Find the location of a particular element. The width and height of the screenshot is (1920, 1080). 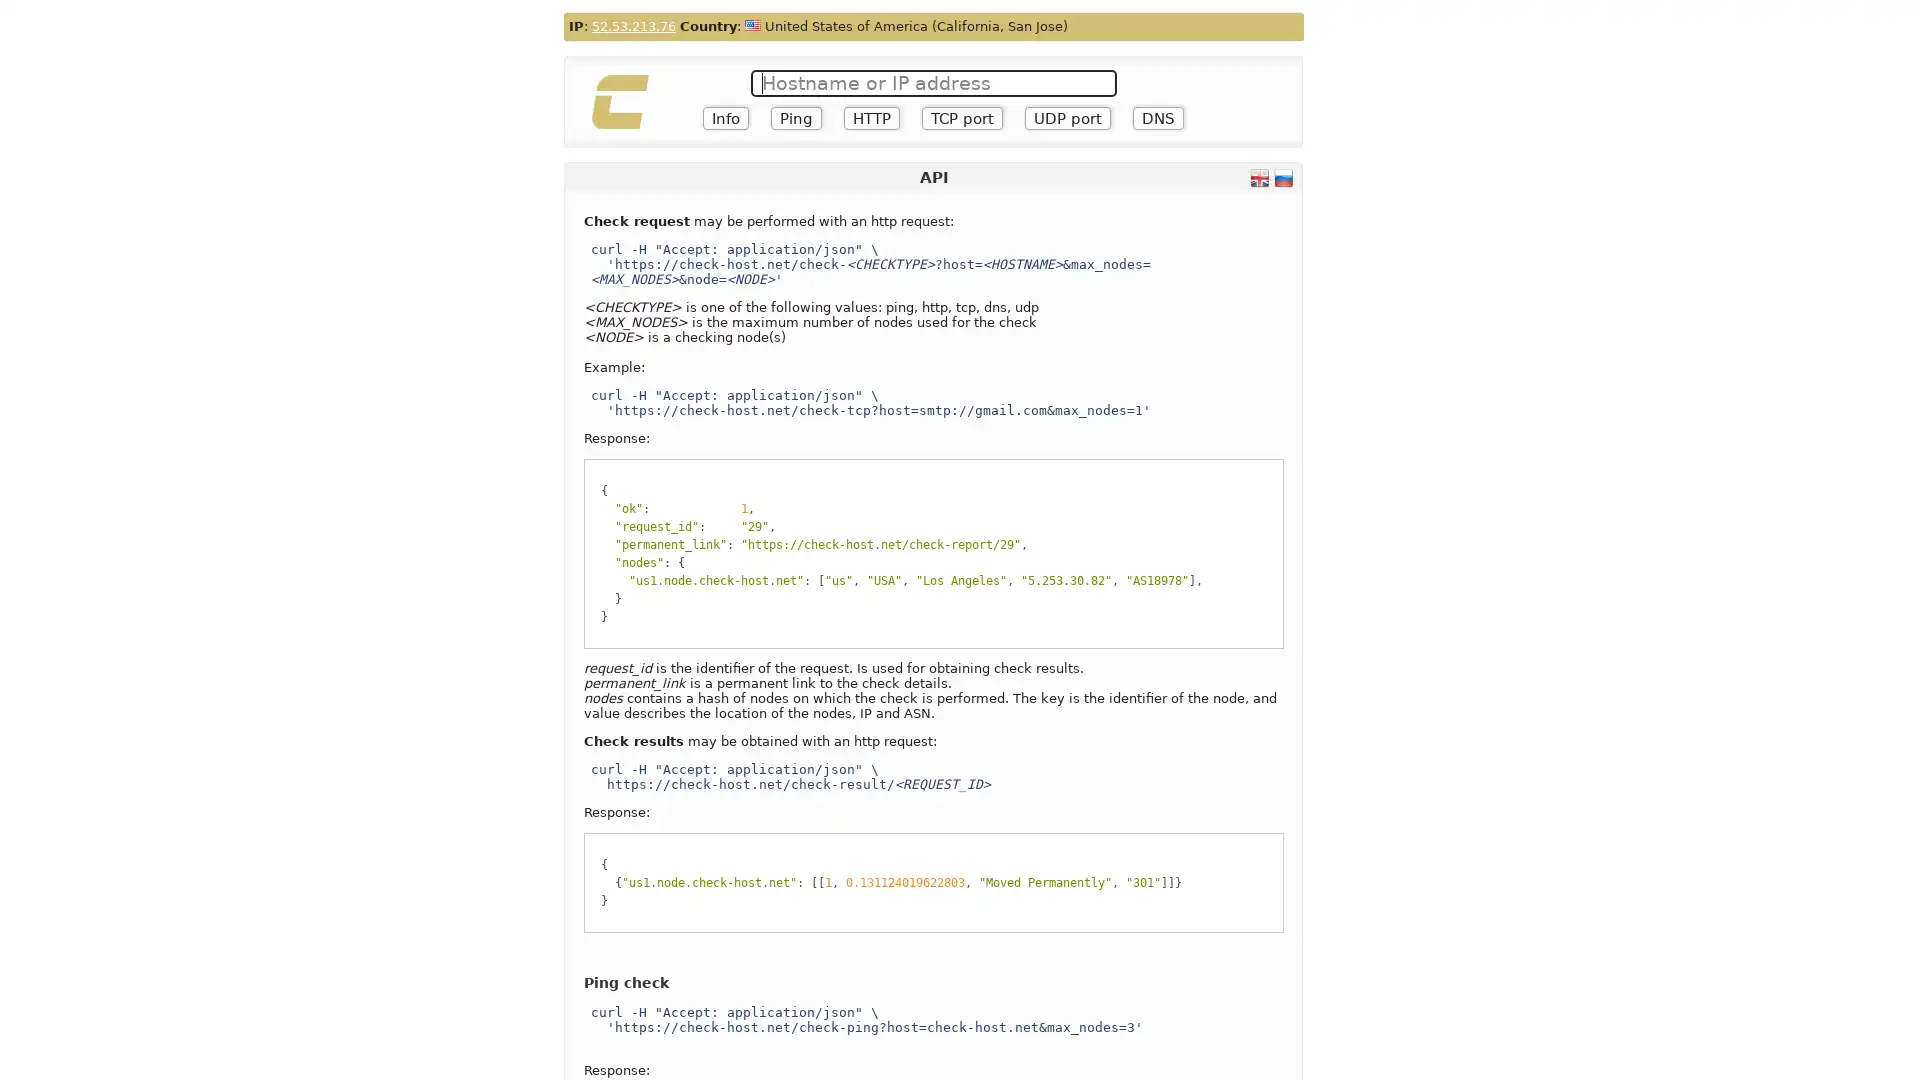

Info is located at coordinates (723, 118).